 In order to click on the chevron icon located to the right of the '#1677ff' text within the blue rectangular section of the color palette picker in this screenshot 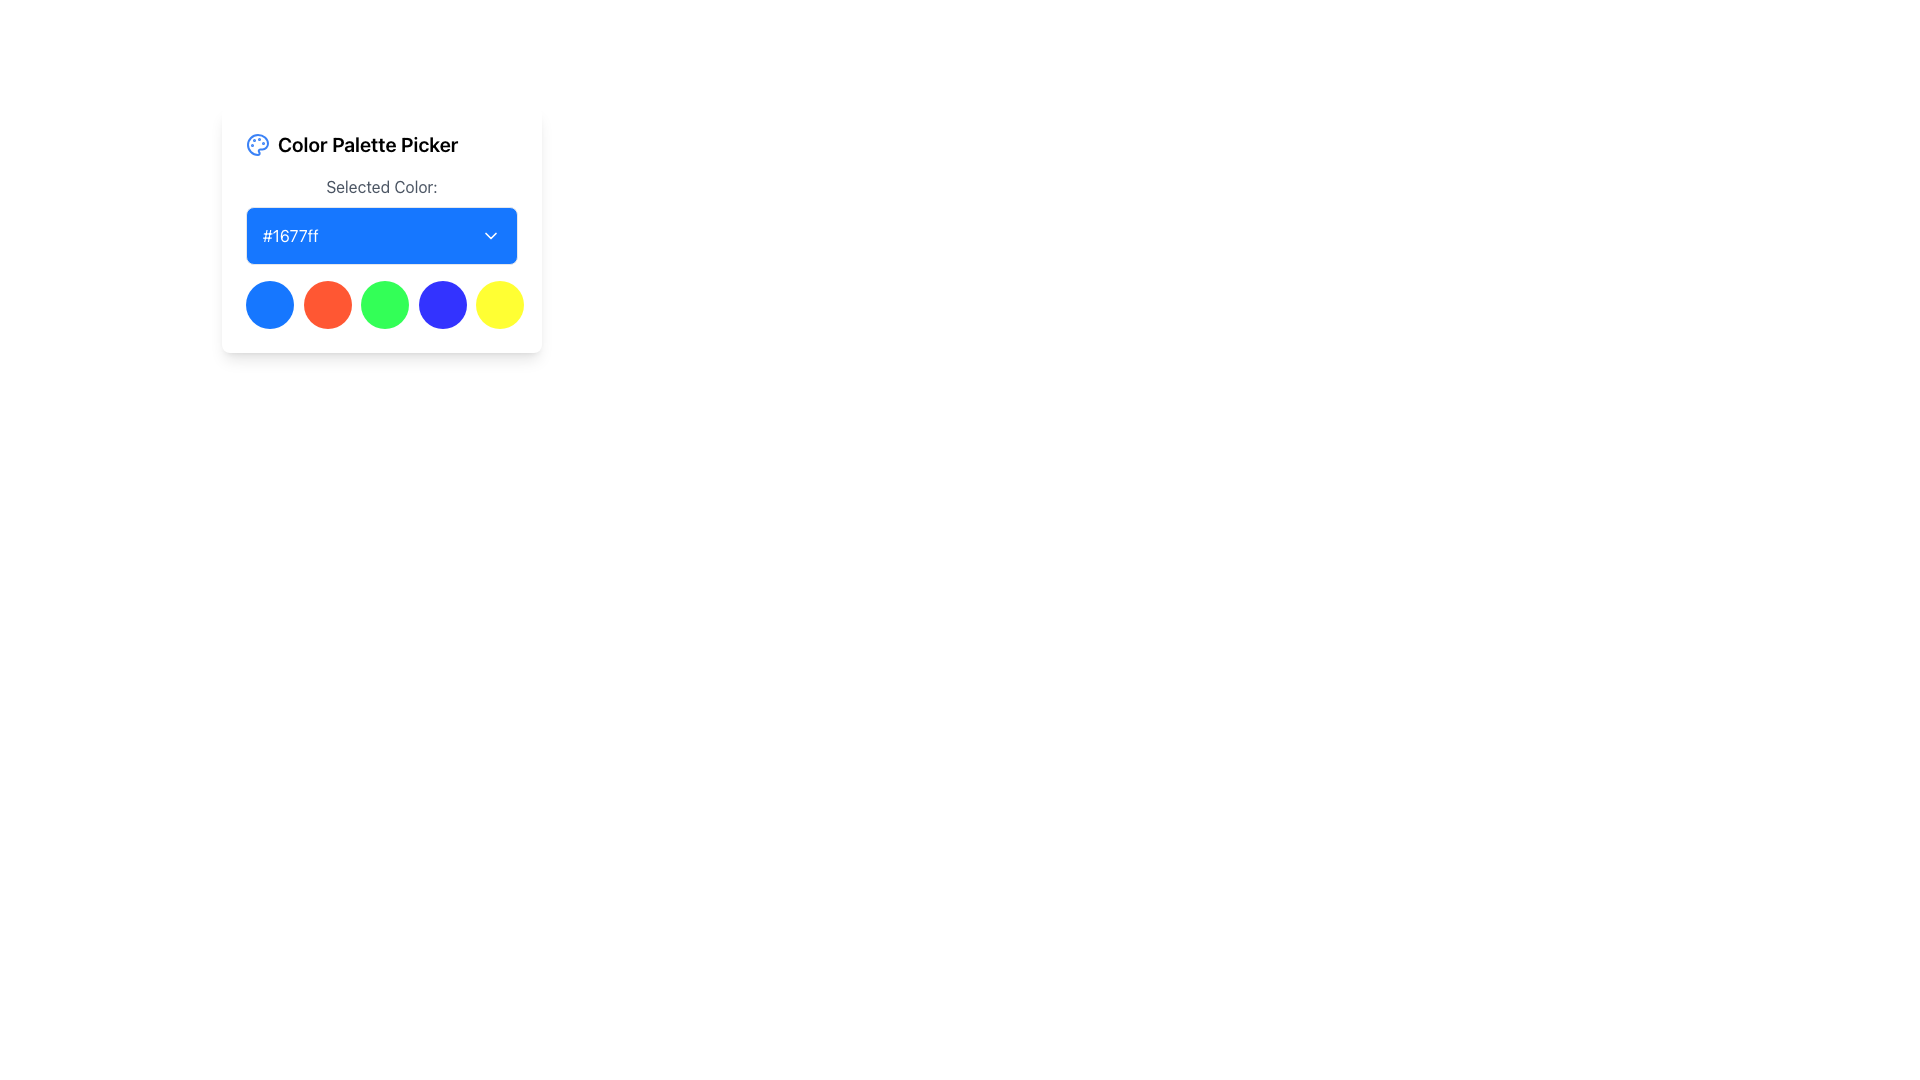, I will do `click(490, 234)`.